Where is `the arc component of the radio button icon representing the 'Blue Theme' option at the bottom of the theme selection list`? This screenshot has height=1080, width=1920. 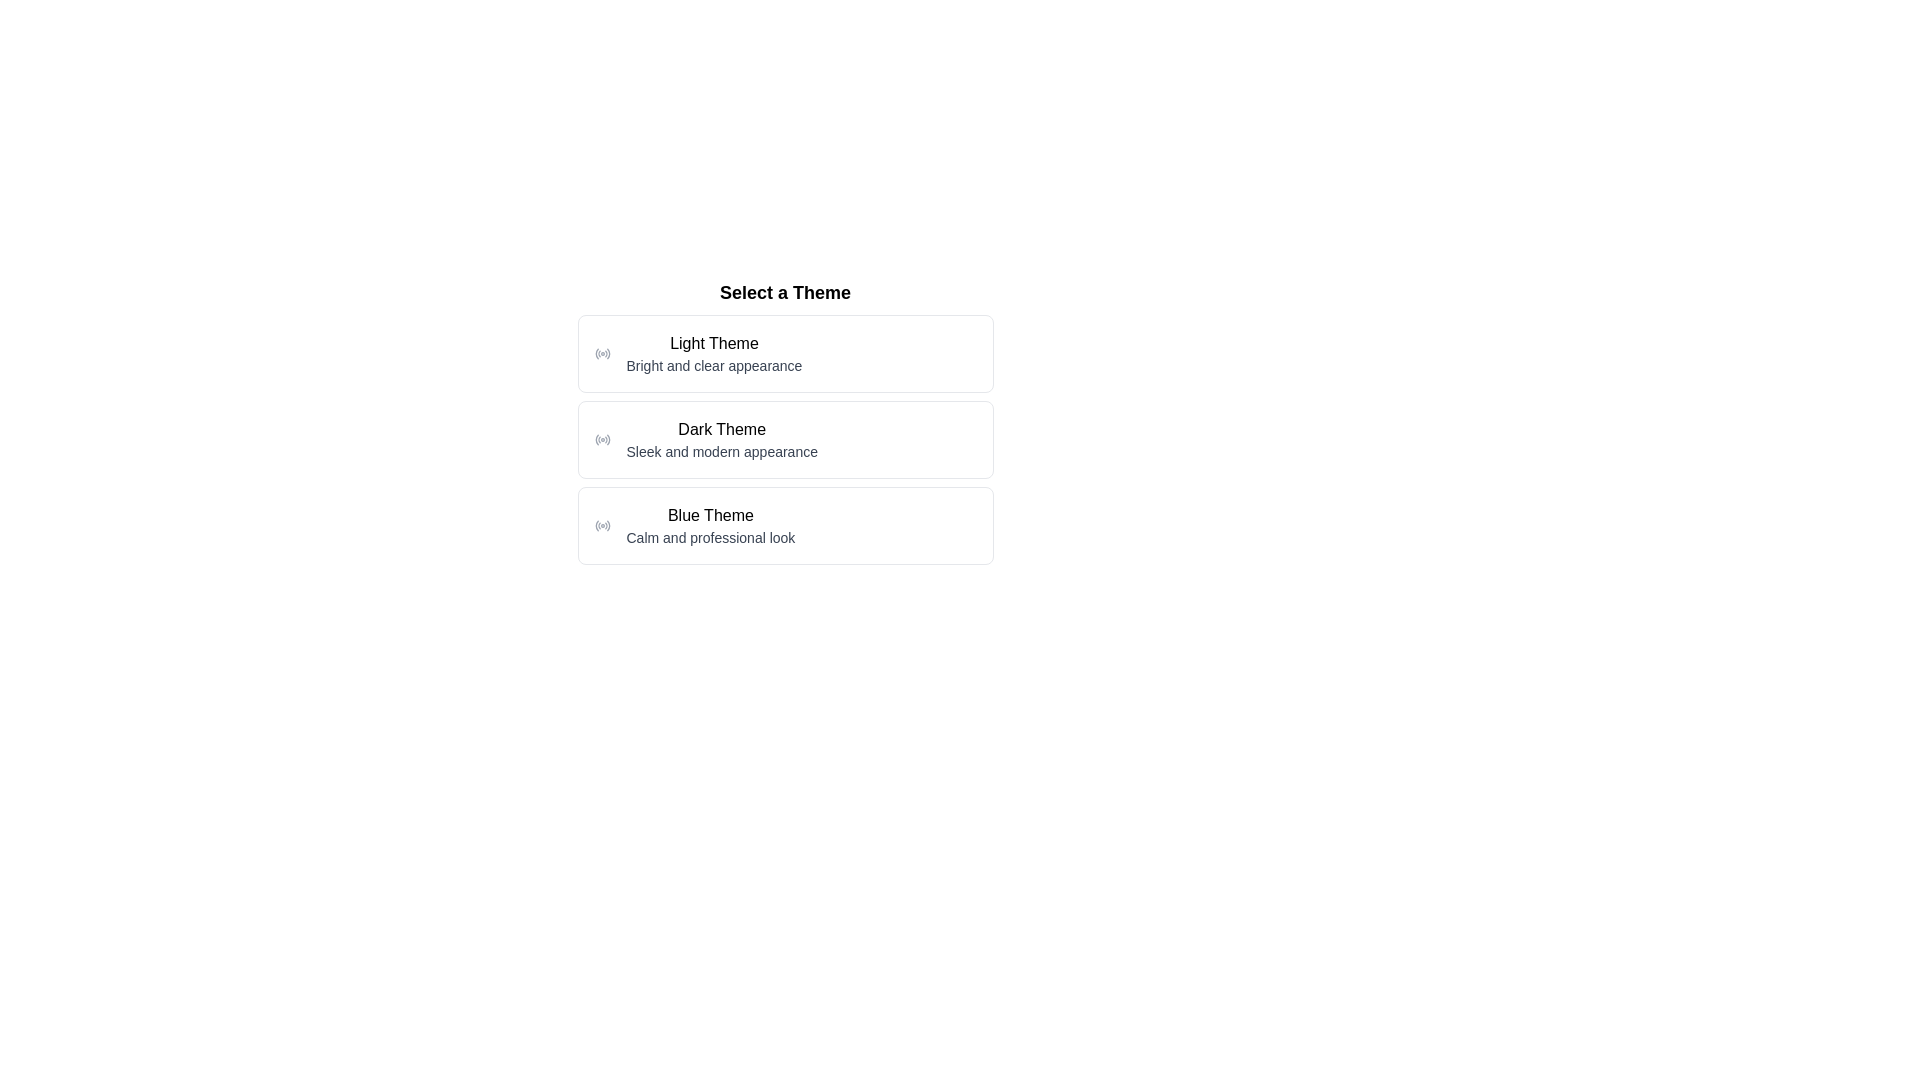
the arc component of the radio button icon representing the 'Blue Theme' option at the bottom of the theme selection list is located at coordinates (595, 524).